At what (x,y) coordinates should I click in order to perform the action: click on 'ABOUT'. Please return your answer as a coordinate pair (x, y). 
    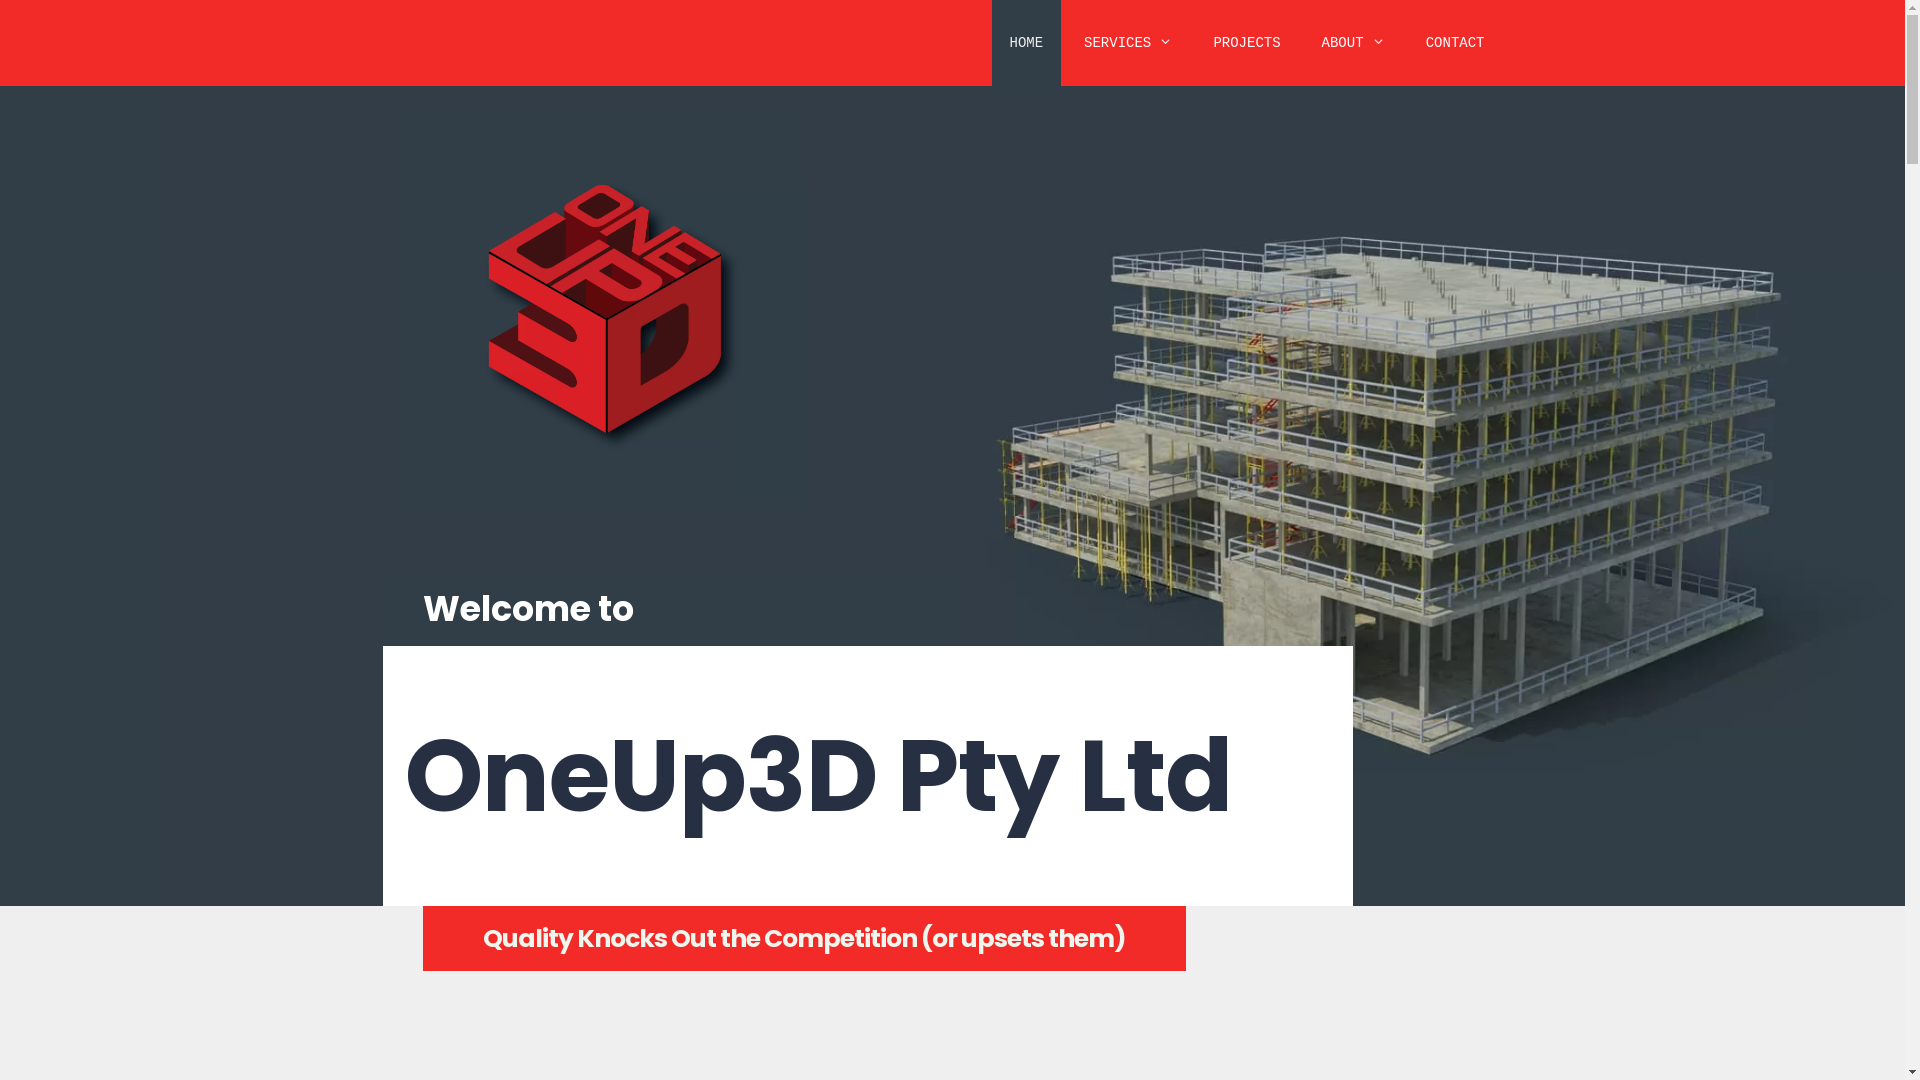
    Looking at the image, I should click on (1353, 42).